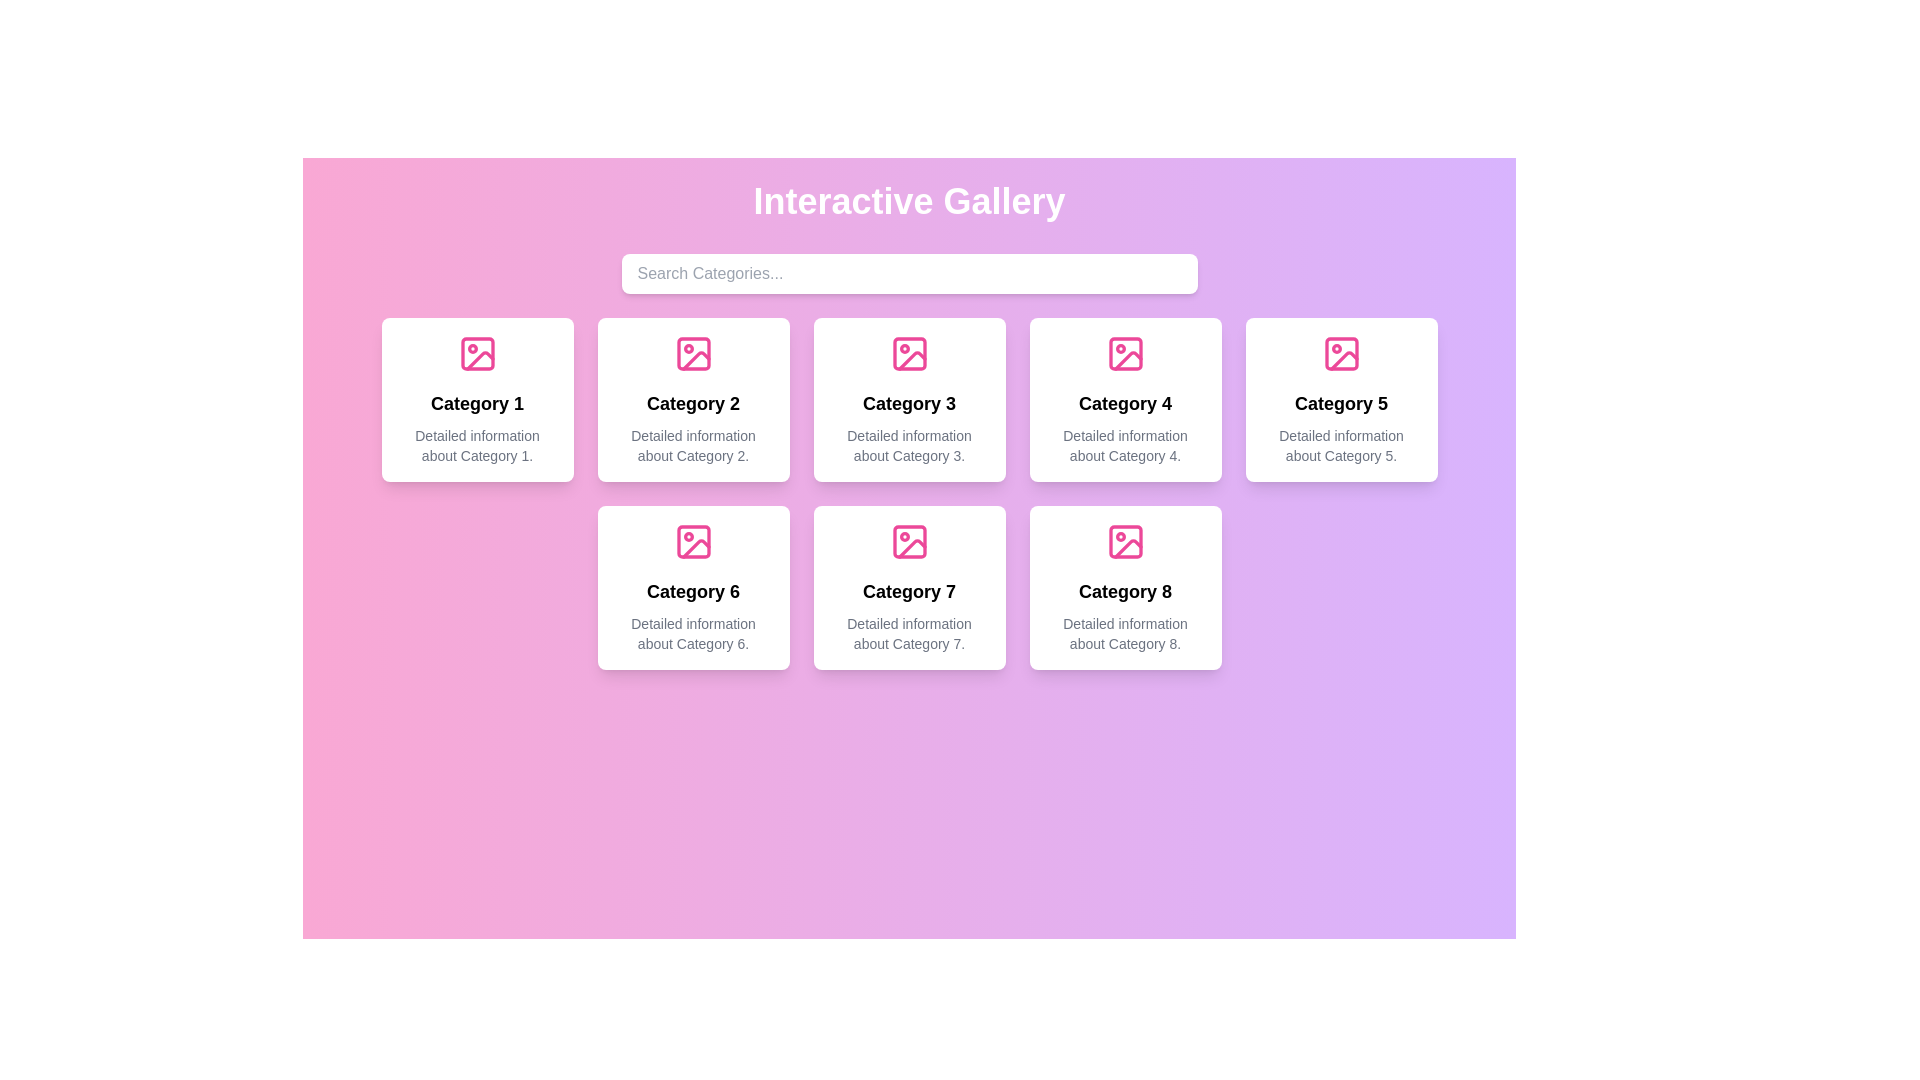  What do you see at coordinates (908, 542) in the screenshot?
I see `the graphical icon component located in the top-left corner of the image symbol for Category 7` at bounding box center [908, 542].